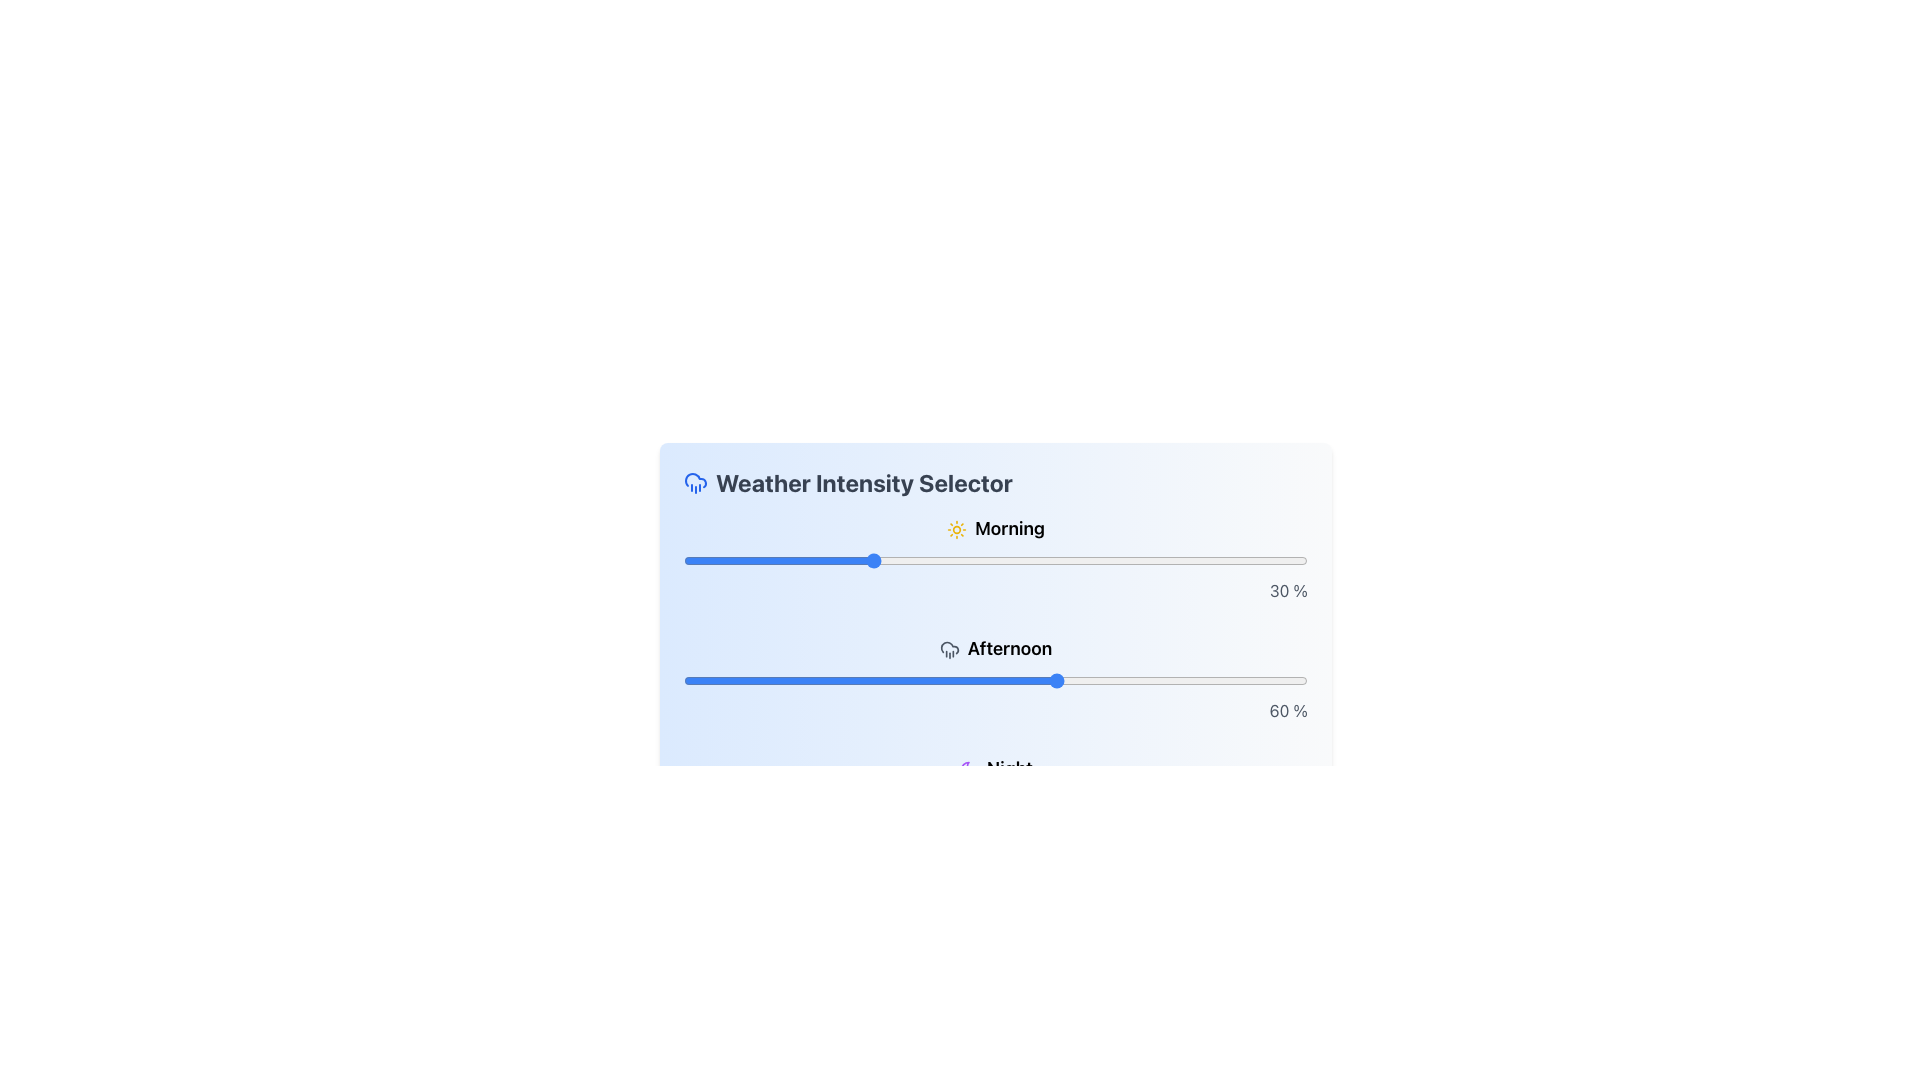  What do you see at coordinates (1094, 560) in the screenshot?
I see `the morning weather intensity` at bounding box center [1094, 560].